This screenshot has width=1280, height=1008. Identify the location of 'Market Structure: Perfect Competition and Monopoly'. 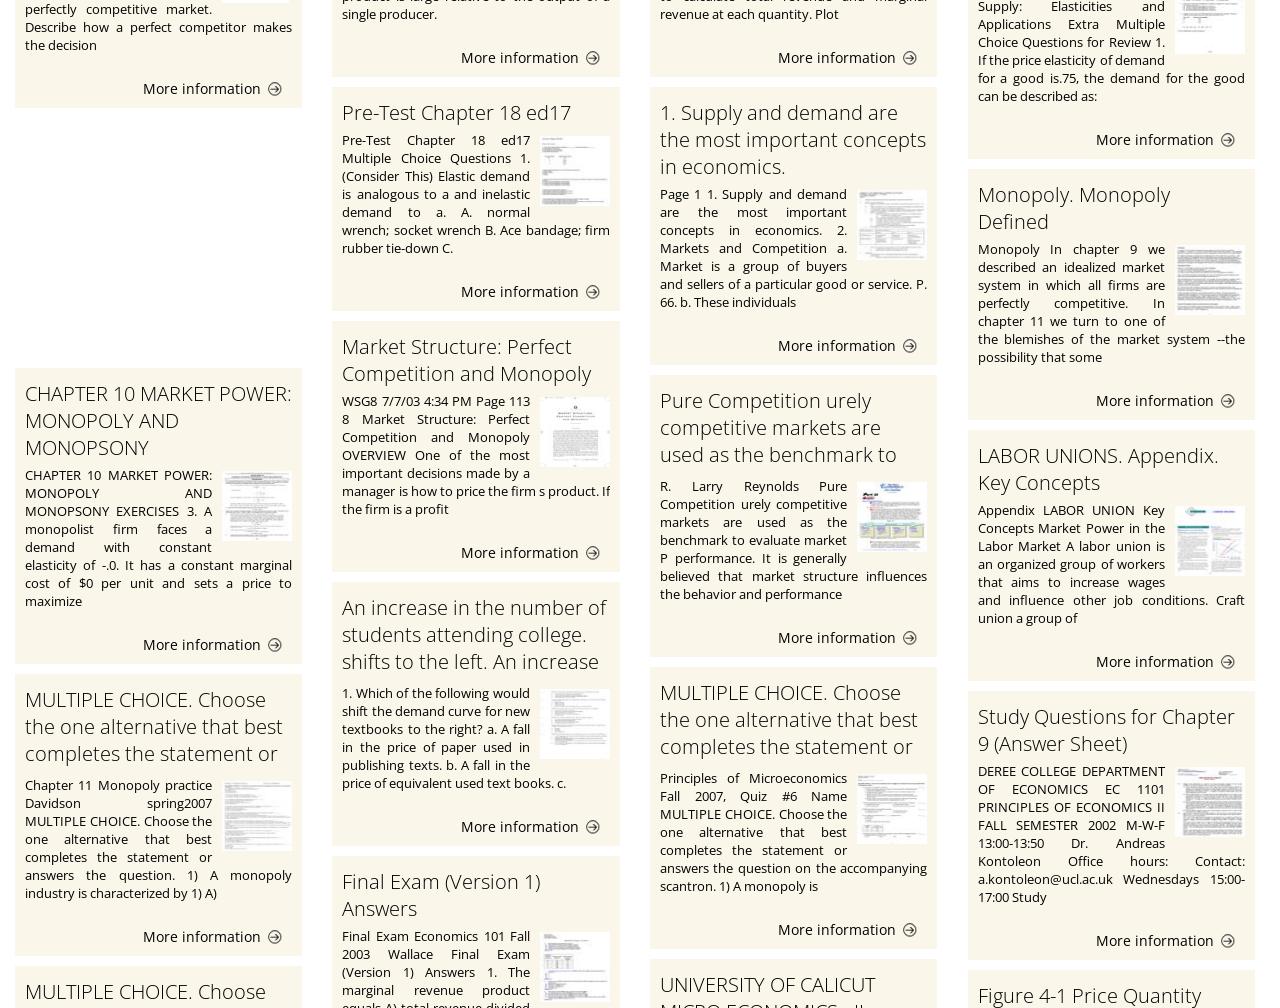
(465, 359).